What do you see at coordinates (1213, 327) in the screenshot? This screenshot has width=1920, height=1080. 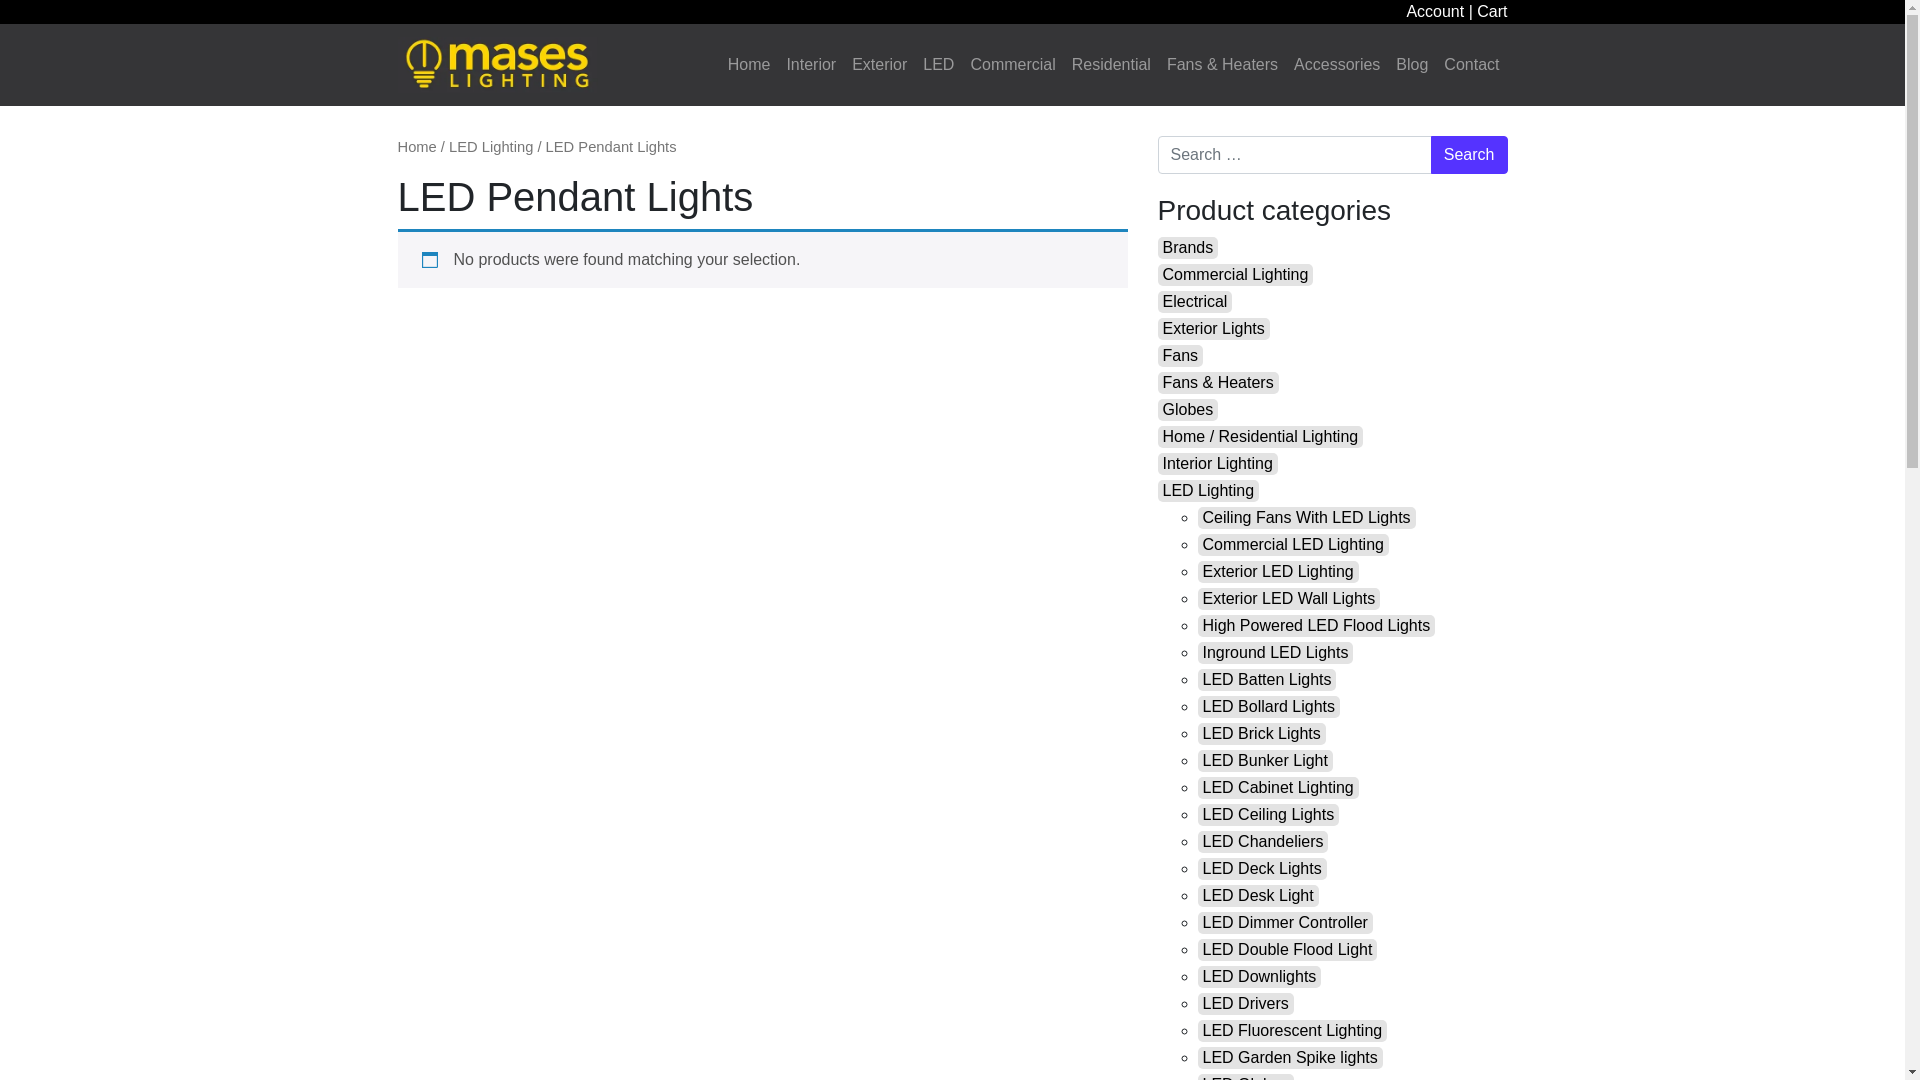 I see `'Exterior Lights'` at bounding box center [1213, 327].